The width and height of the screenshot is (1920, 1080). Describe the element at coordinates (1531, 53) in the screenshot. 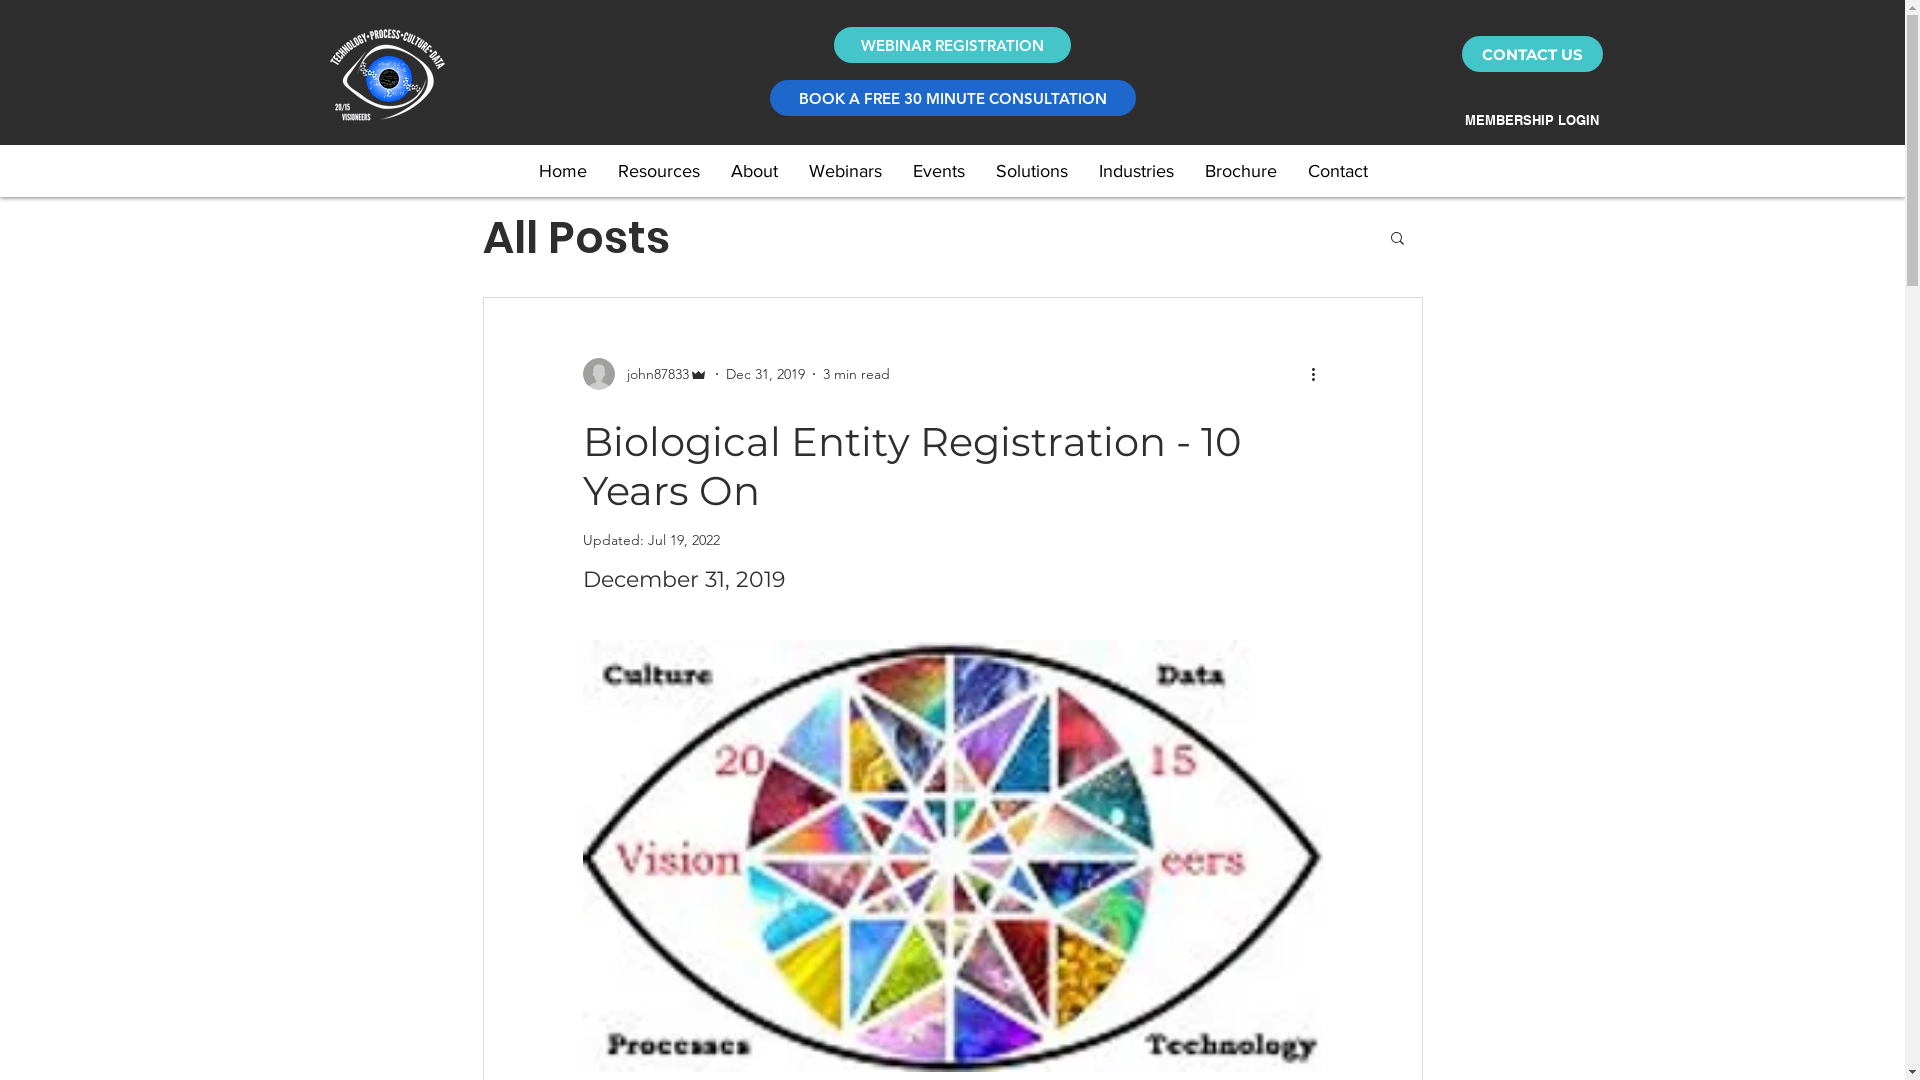

I see `'CONTACT US'` at that location.